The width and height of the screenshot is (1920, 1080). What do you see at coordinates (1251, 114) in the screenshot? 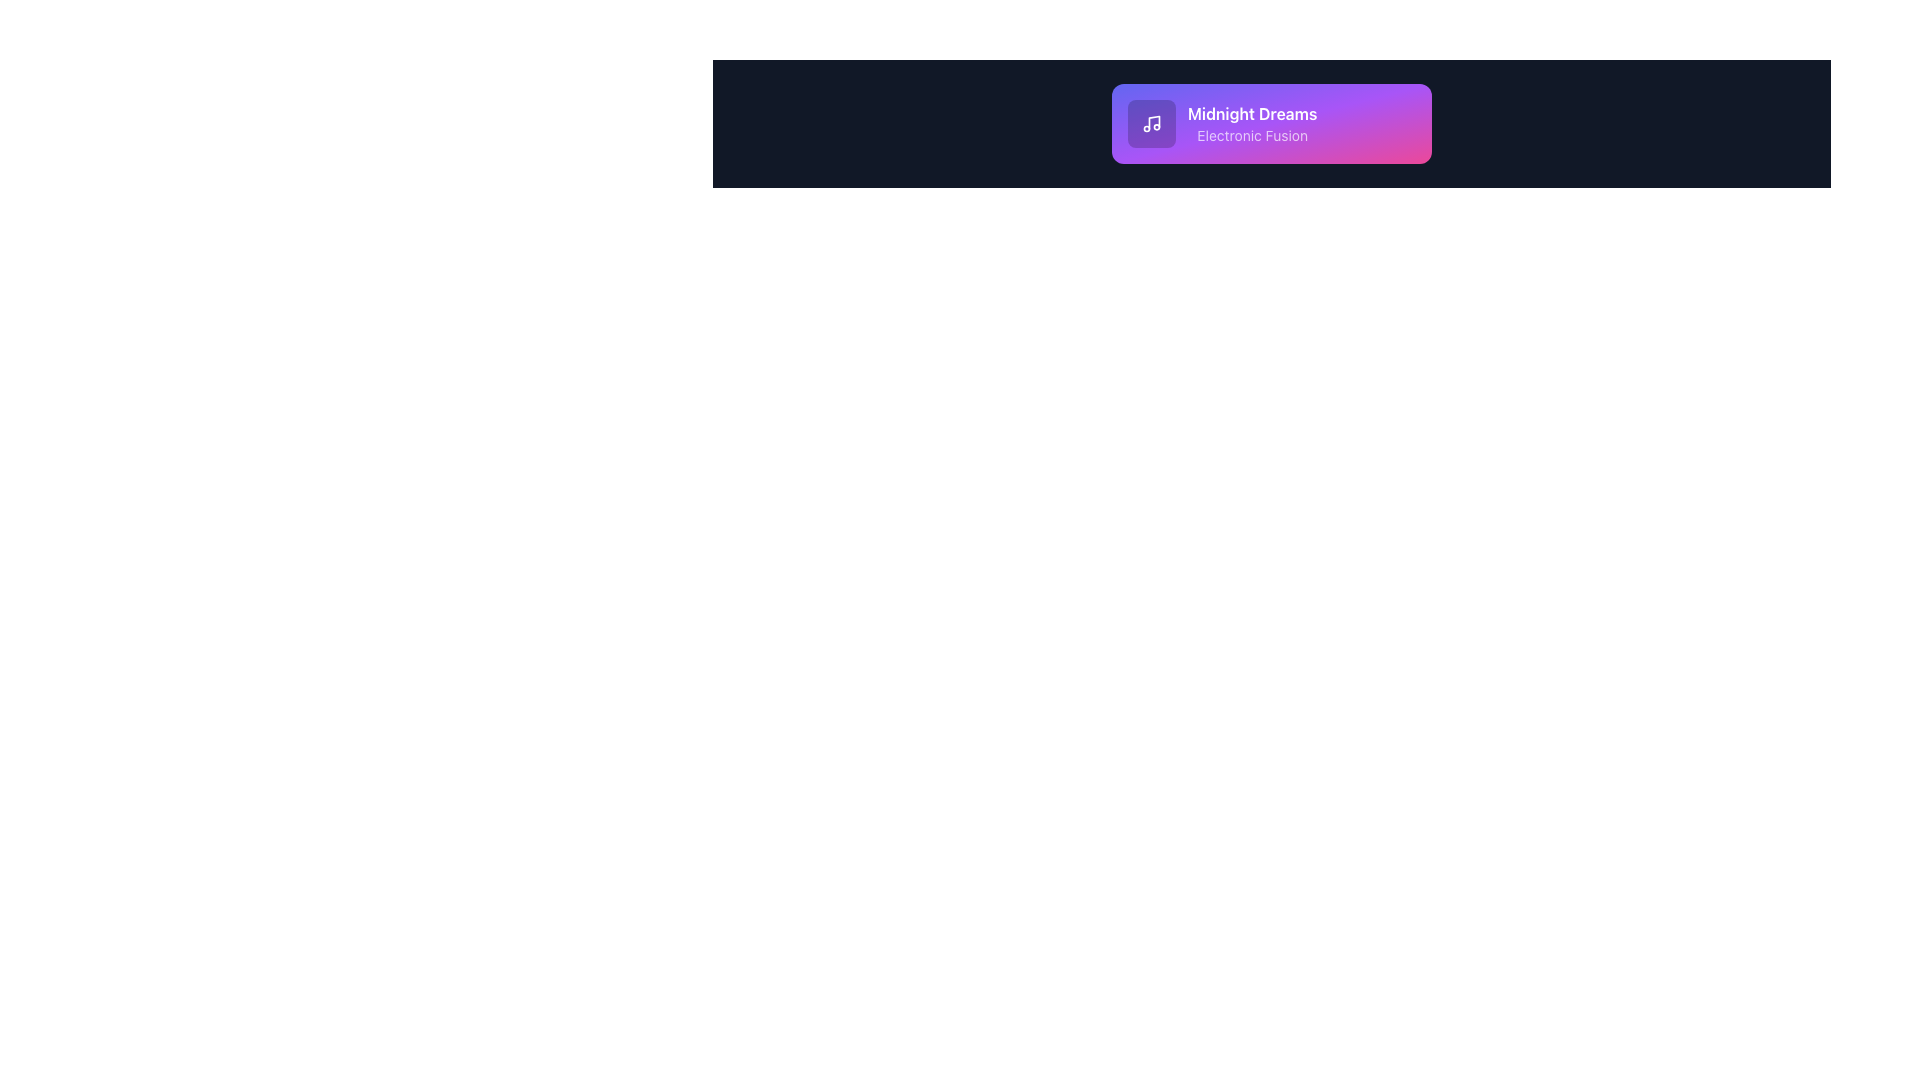
I see `the text label displaying 'Midnight Dreams' which is styled in bold white font and is part of a gradient purple background` at bounding box center [1251, 114].